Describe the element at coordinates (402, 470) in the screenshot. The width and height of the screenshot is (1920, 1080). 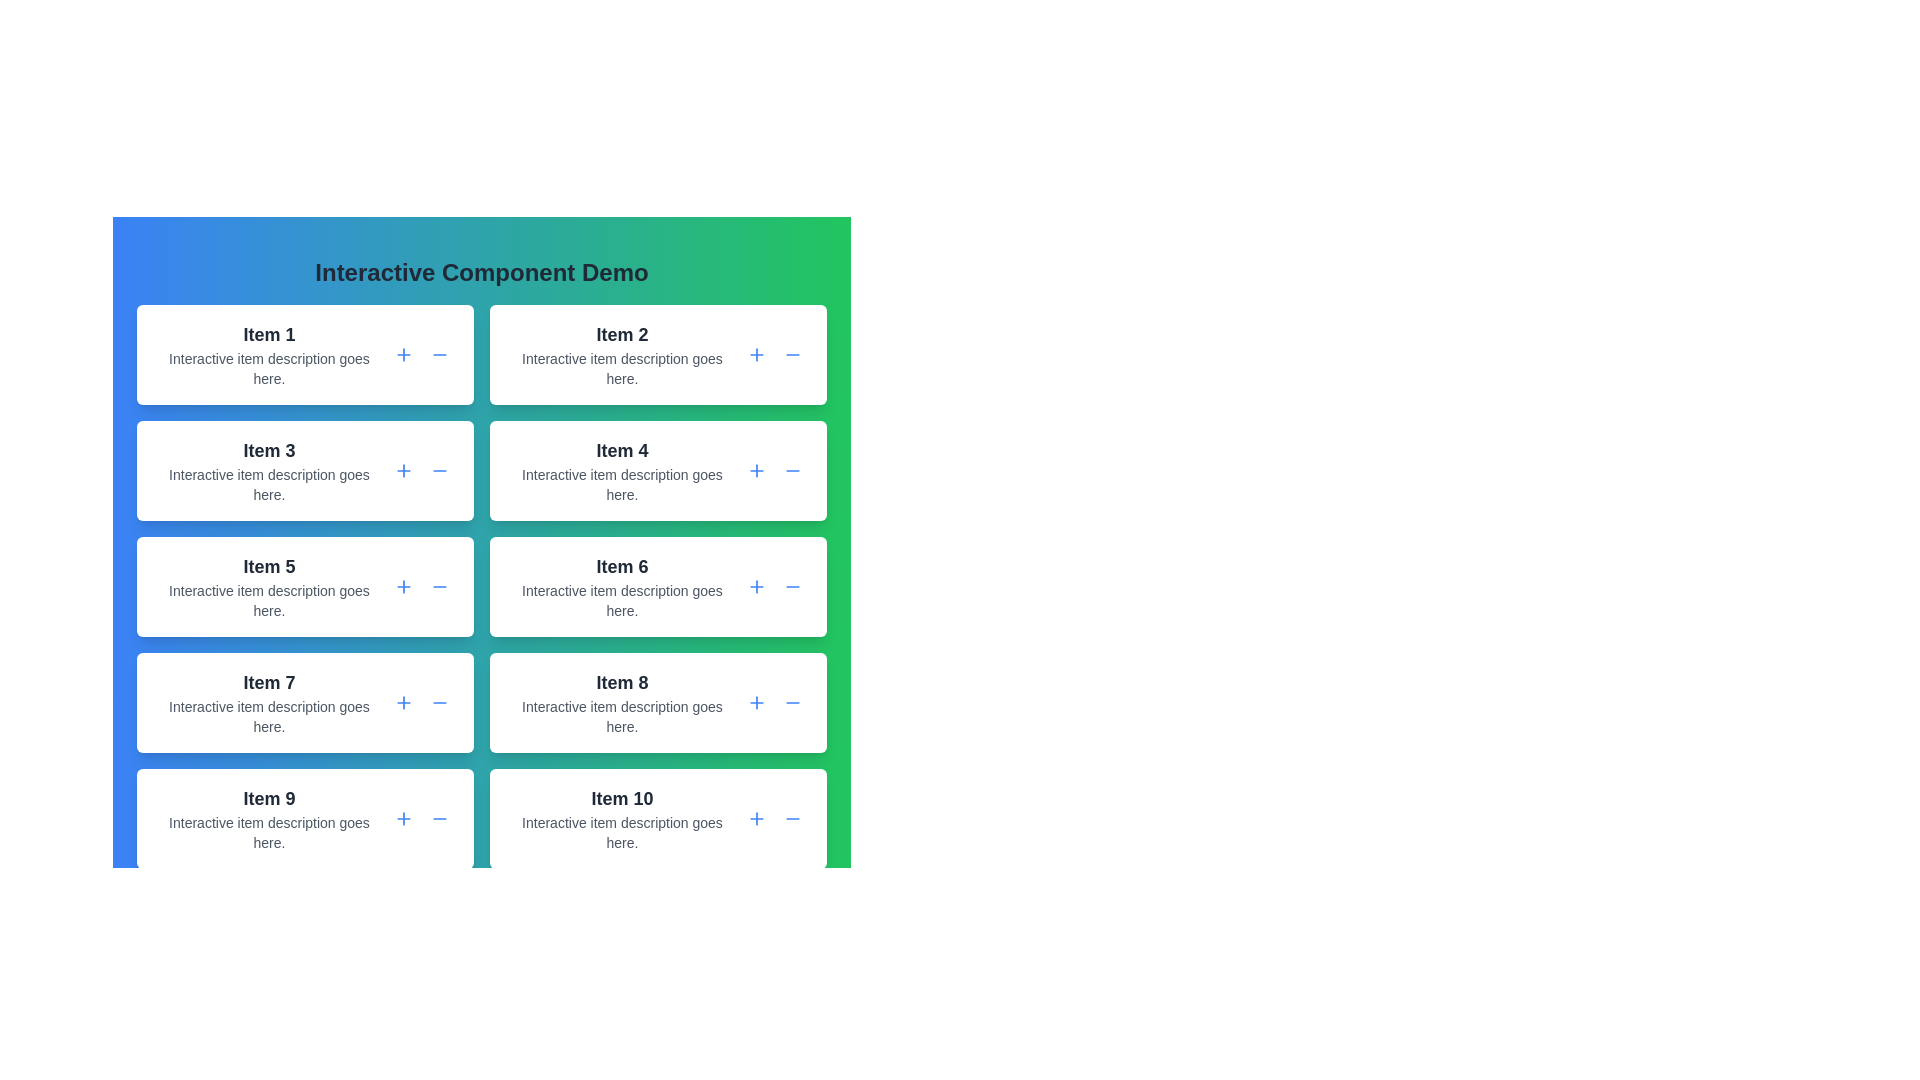
I see `the small blue plus icon button located in the 'Item 3' panel` at that location.